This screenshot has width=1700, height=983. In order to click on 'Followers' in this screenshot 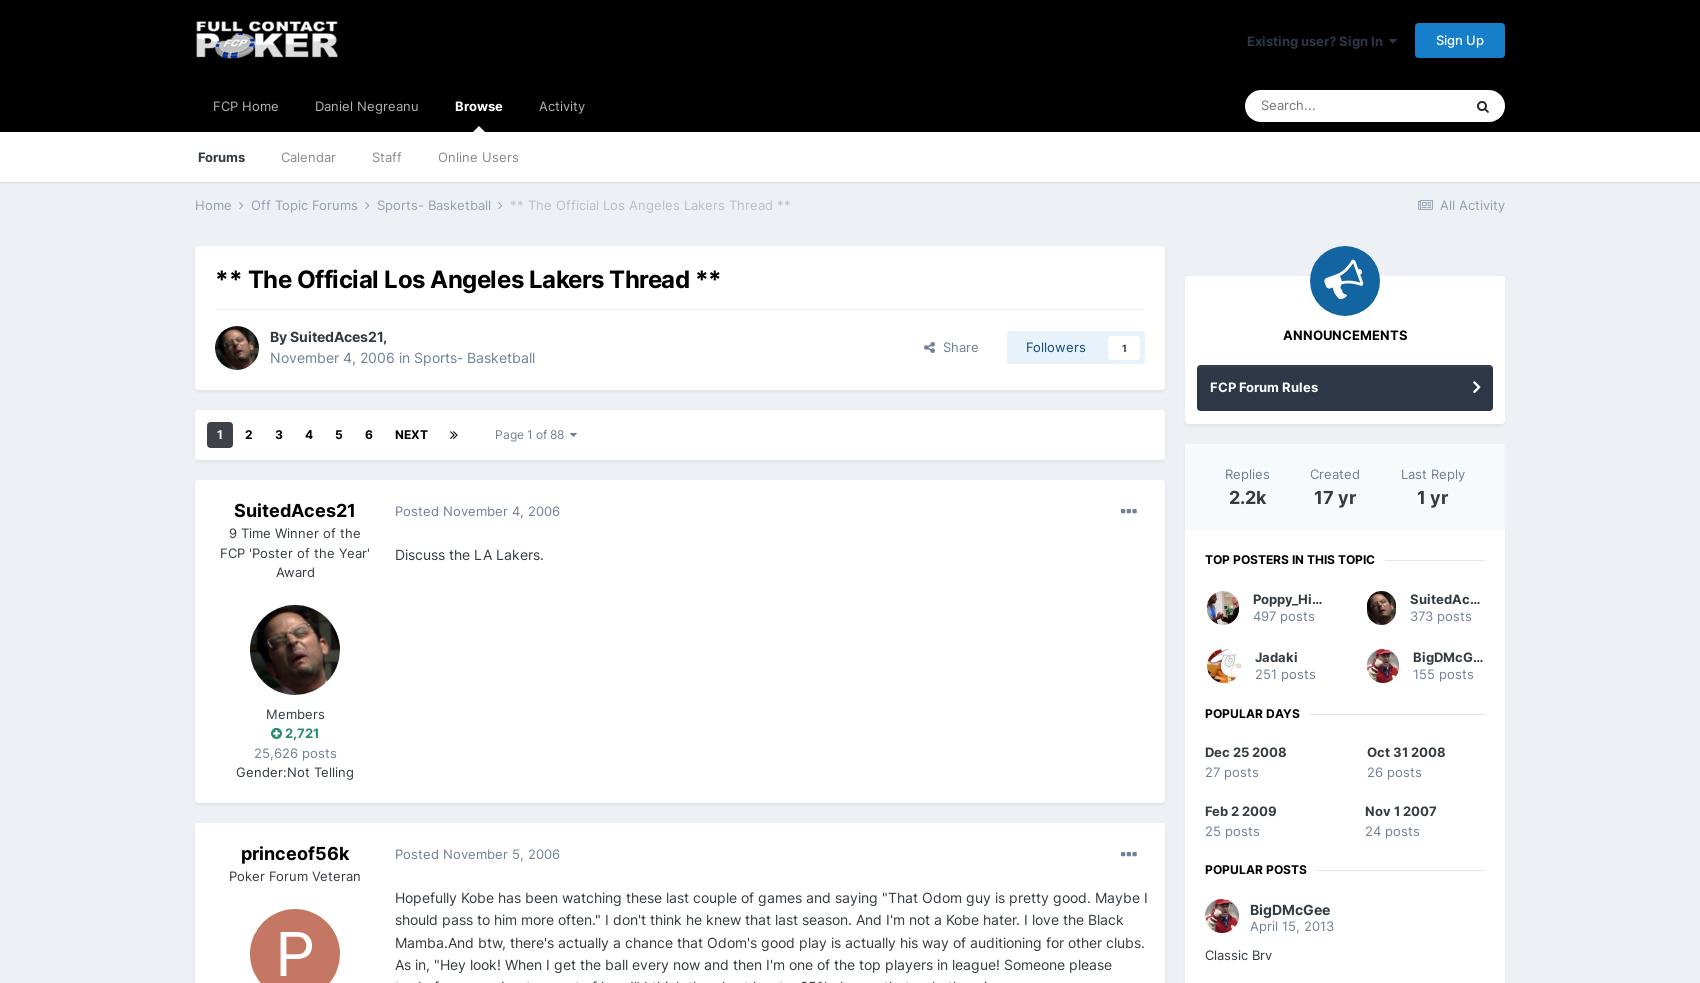, I will do `click(1055, 345)`.